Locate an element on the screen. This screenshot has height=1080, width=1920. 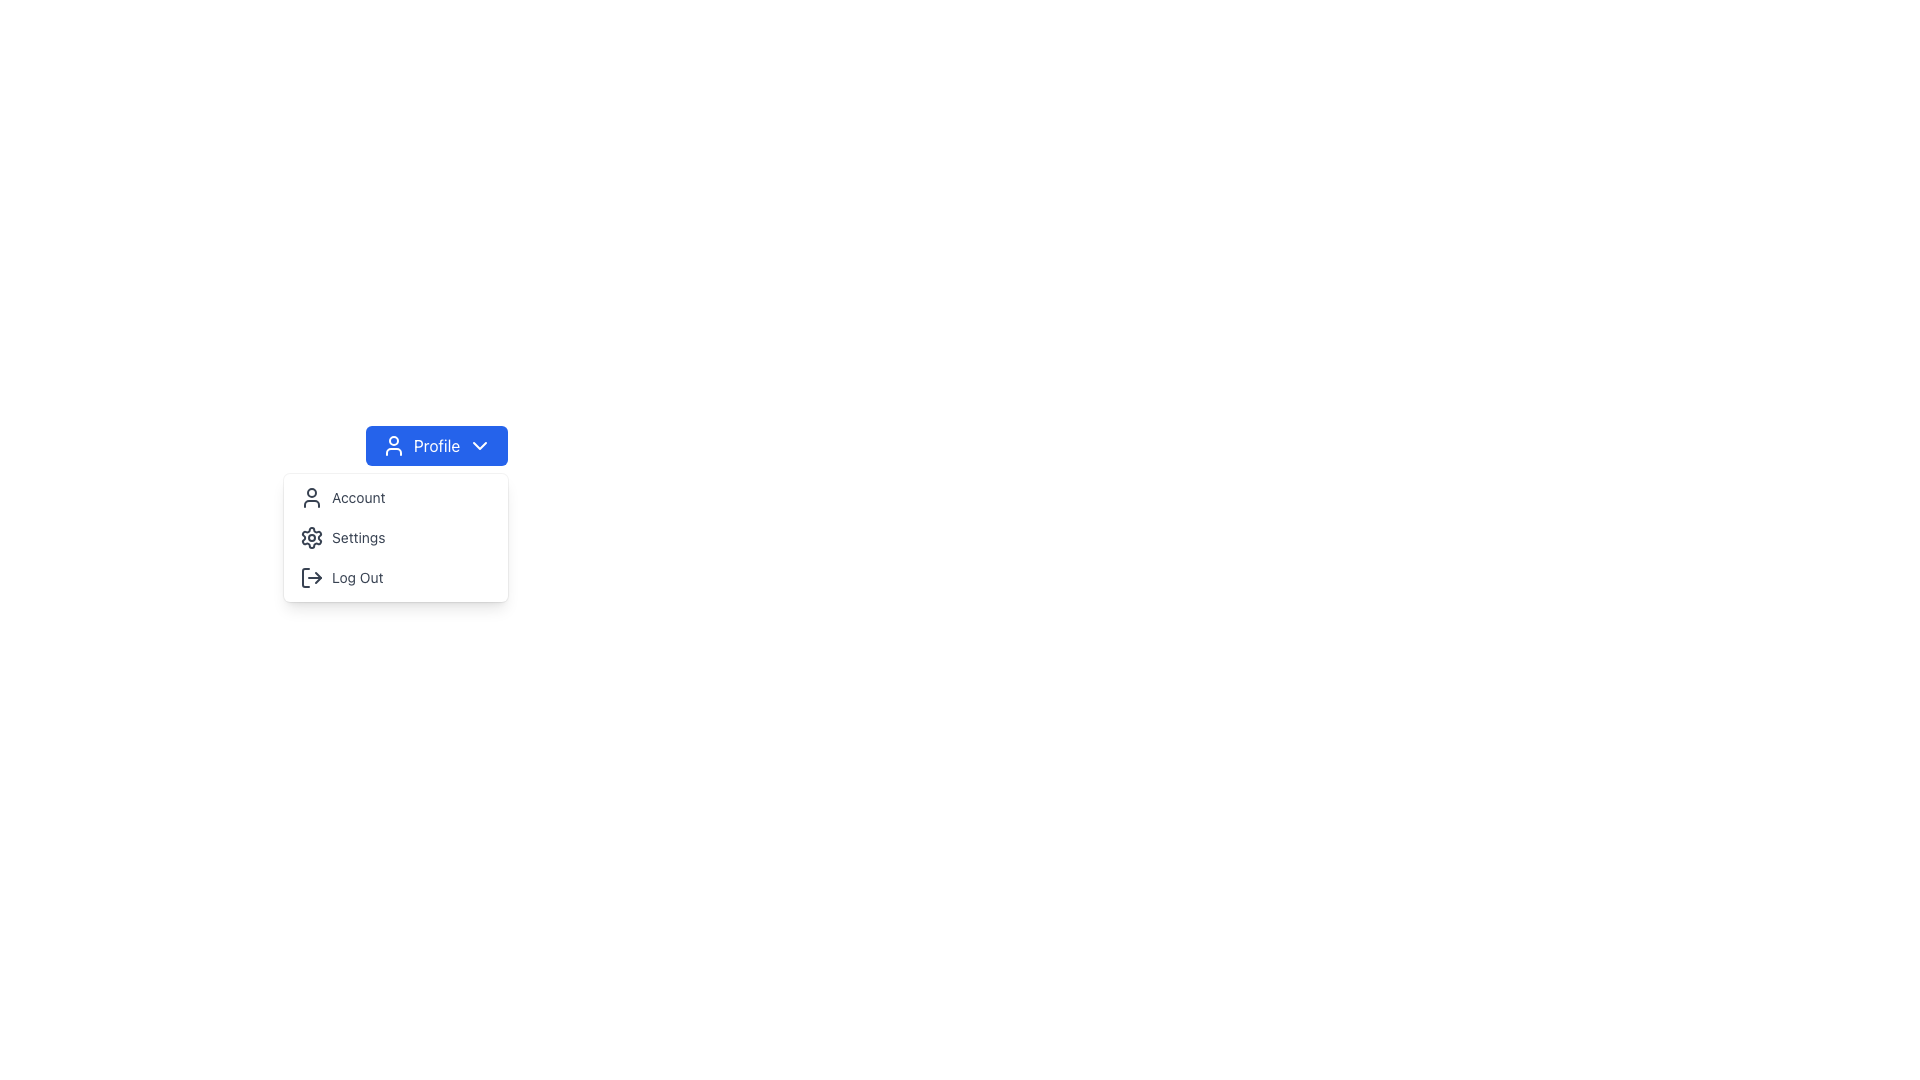
the 'Settings' icon, which is the leftmost component in the dropdown menu associated with configuring user preferences is located at coordinates (311, 536).